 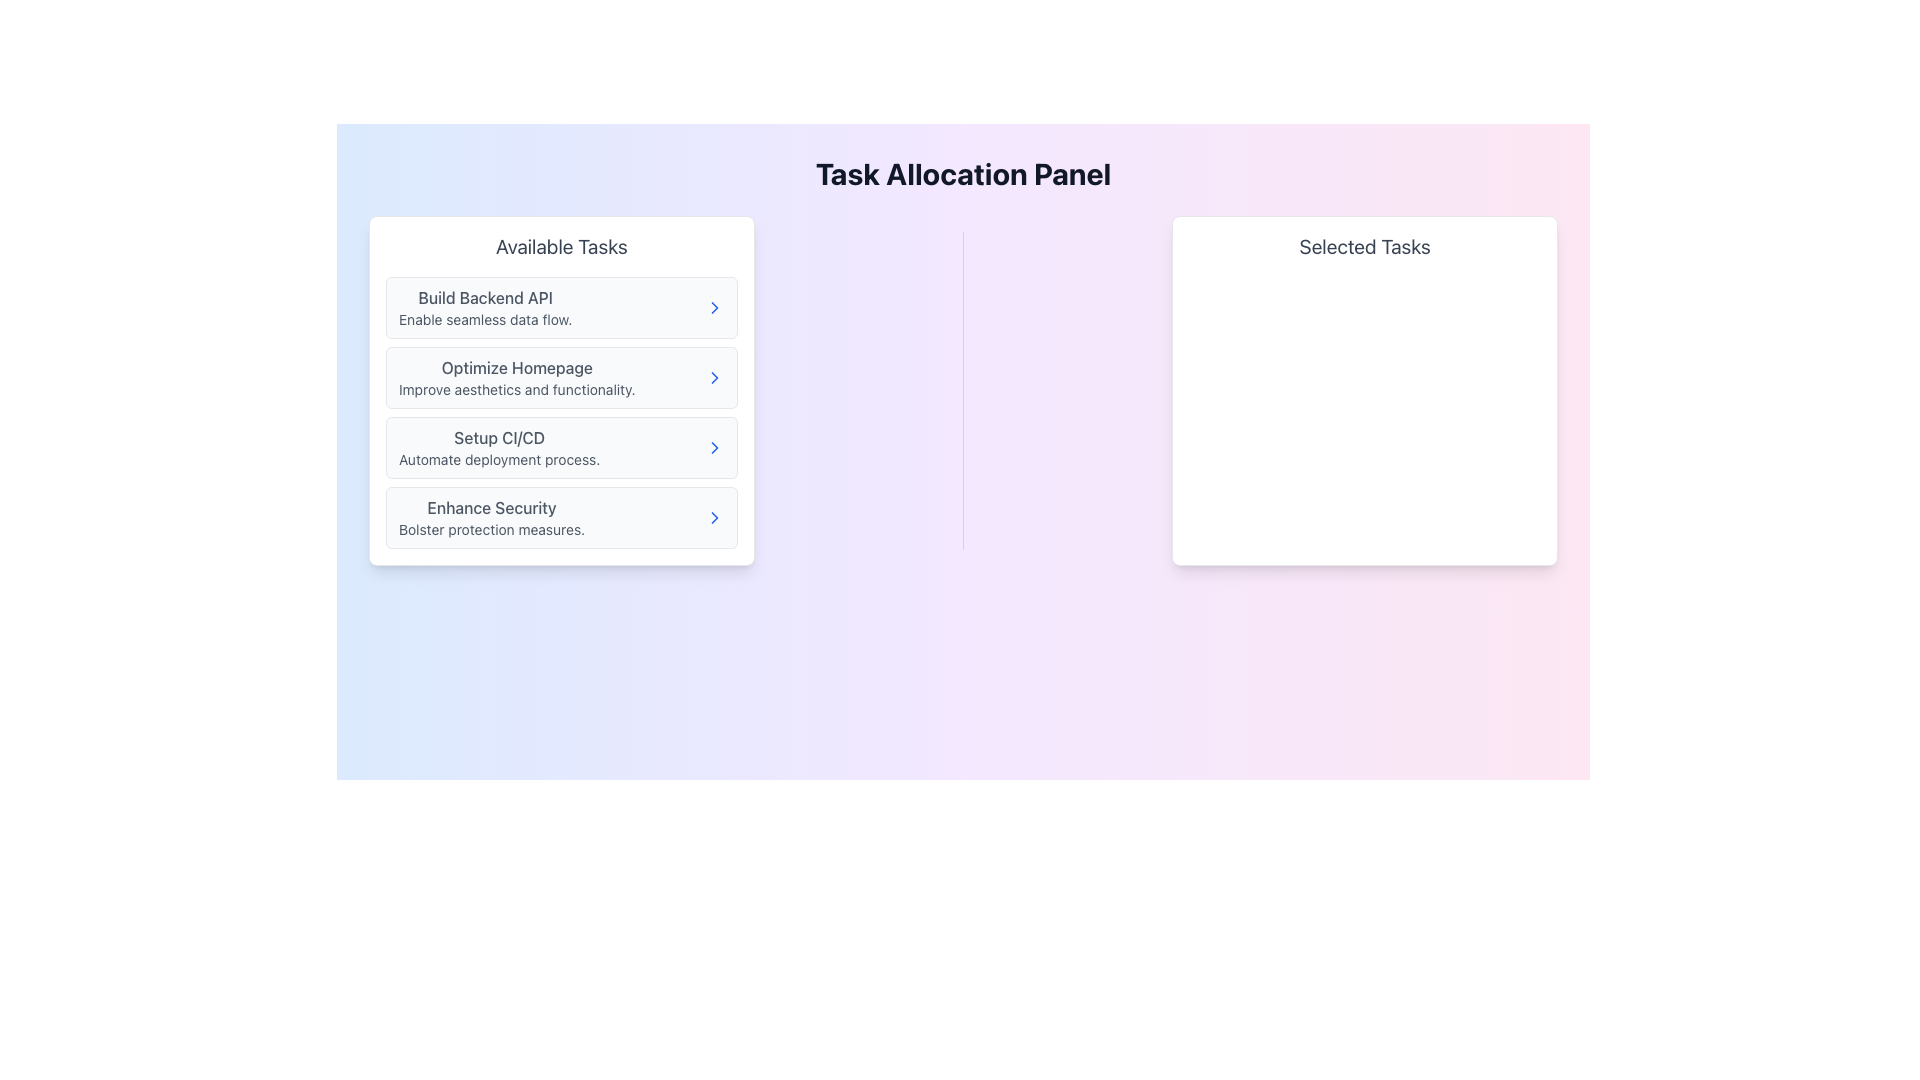 What do you see at coordinates (517, 378) in the screenshot?
I see `to select the task labeled 'Optimize Homepage' in the 'Available Tasks' panel, which is positioned below 'Build Backend API' and above 'Setup CI/CD'` at bounding box center [517, 378].